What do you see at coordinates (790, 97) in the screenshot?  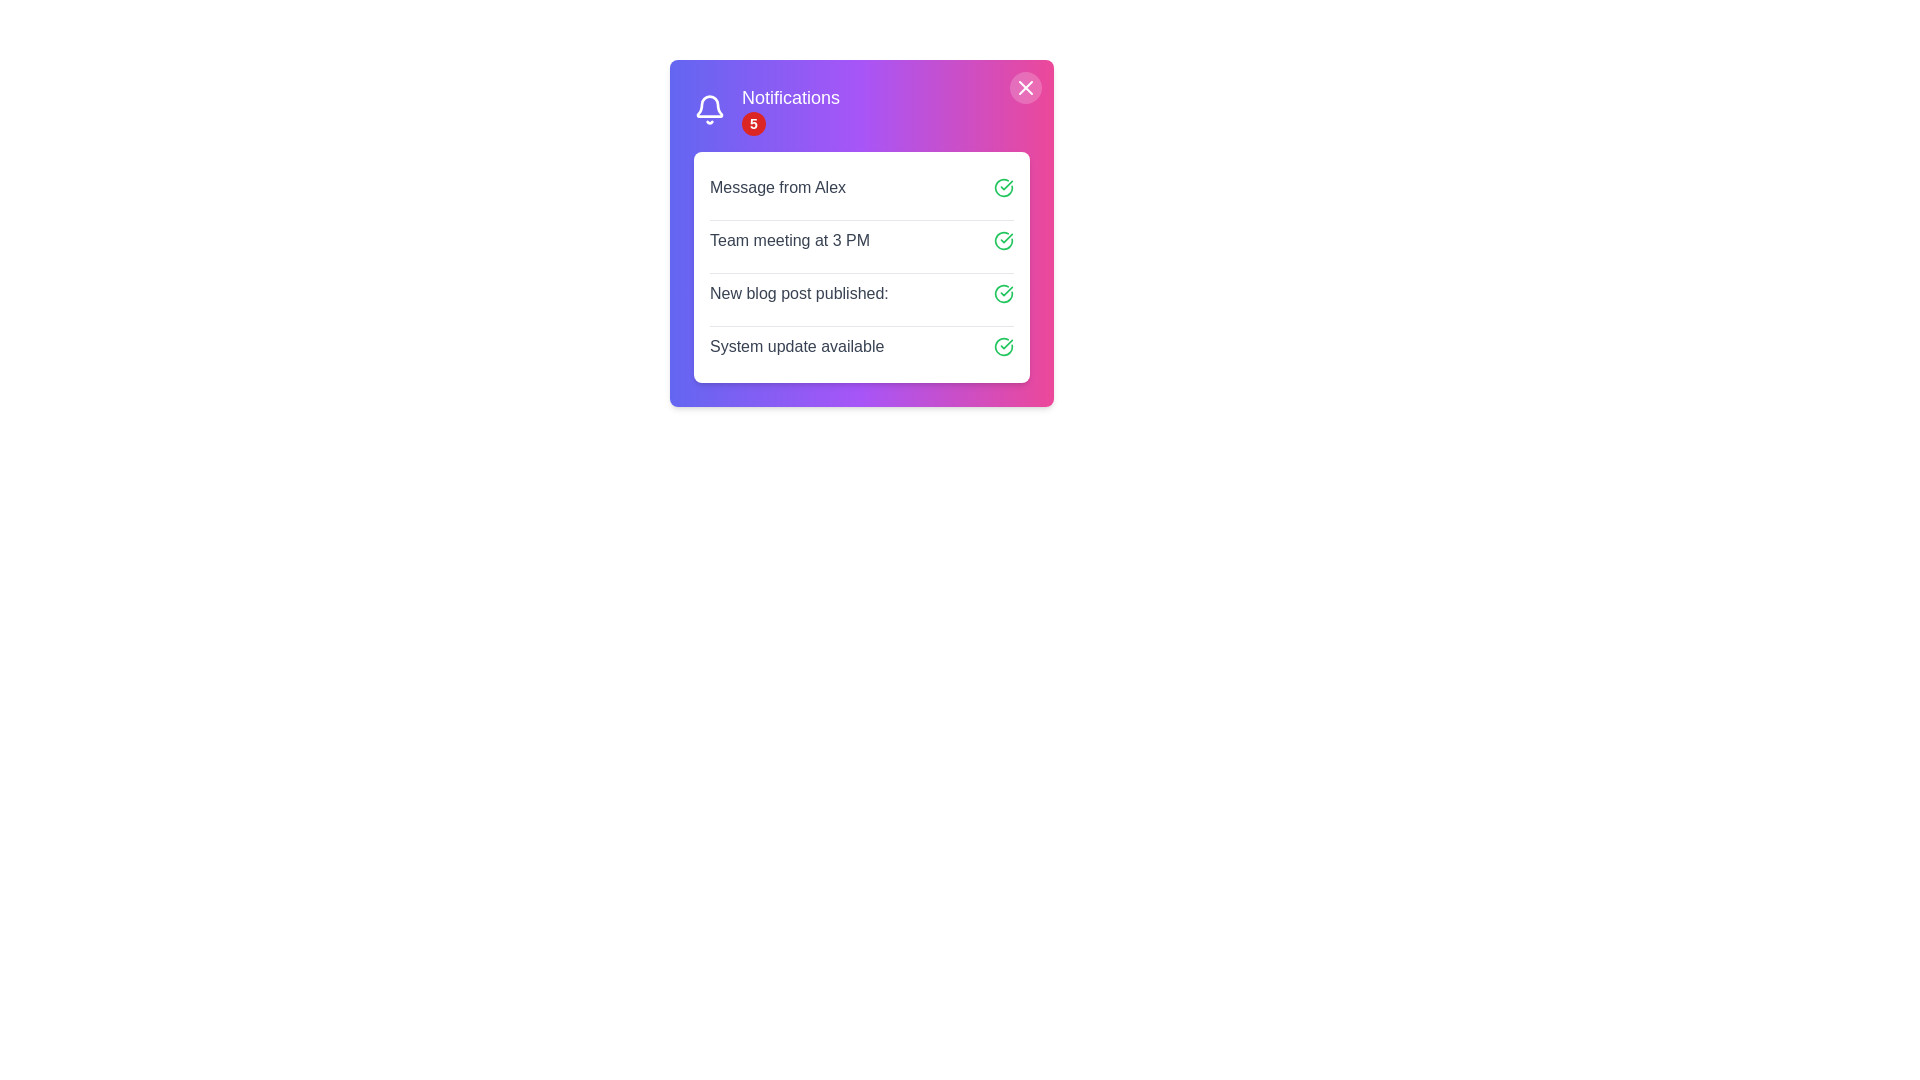 I see `the 'Notifications' text label, which is a medium-sized bold white font displayed on a gradient background in the notification panel` at bounding box center [790, 97].